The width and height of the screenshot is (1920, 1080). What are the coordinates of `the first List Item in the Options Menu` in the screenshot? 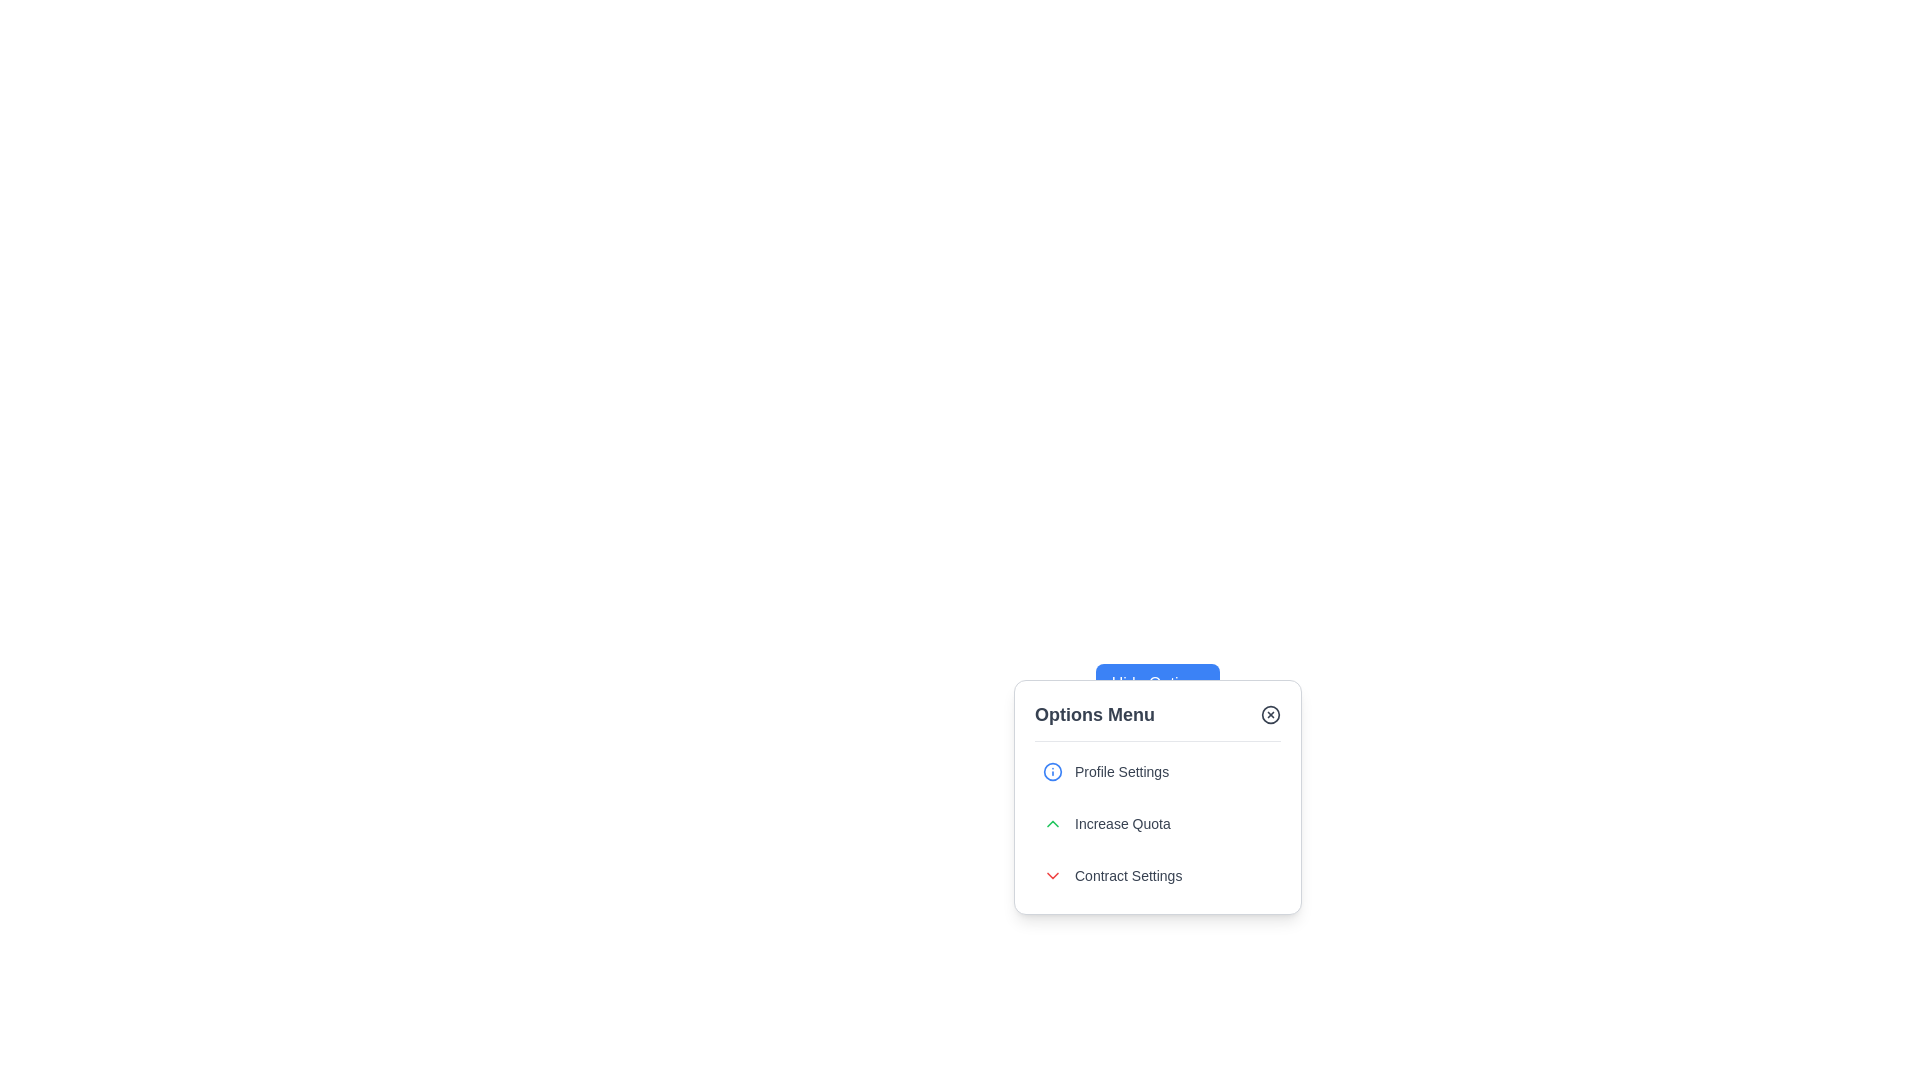 It's located at (1157, 789).